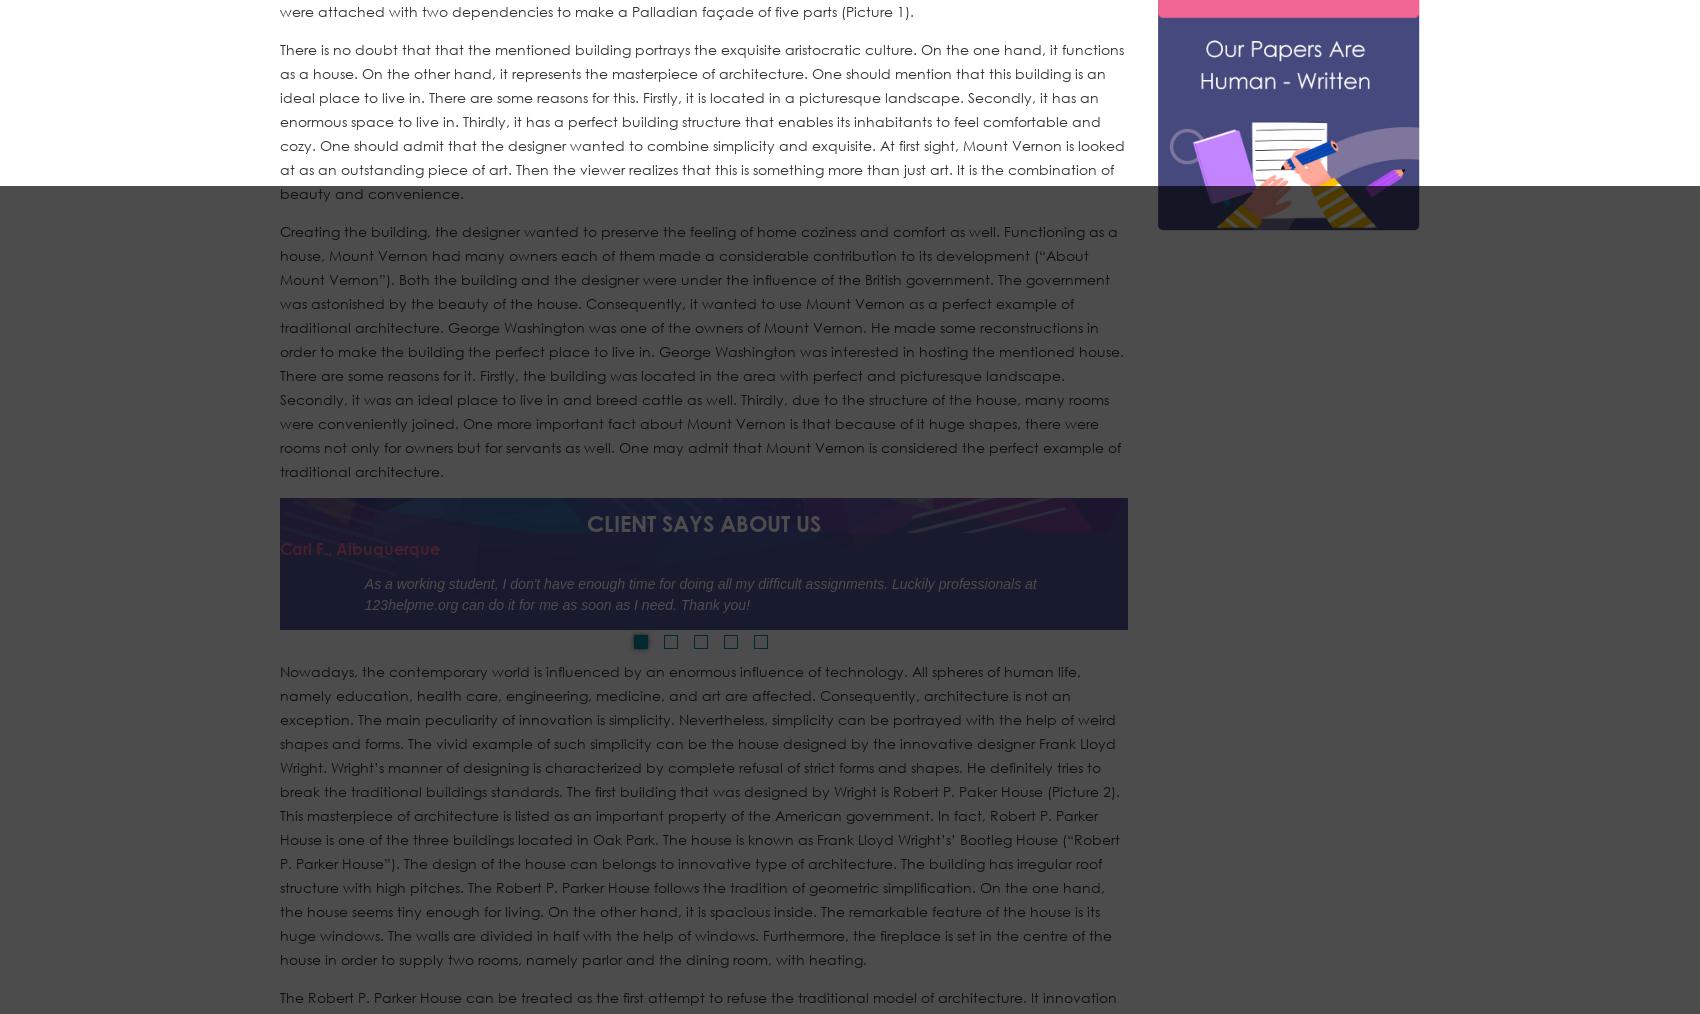 Image resolution: width=1700 pixels, height=1014 pixels. Describe the element at coordinates (649, 521) in the screenshot. I see `'Client says'` at that location.